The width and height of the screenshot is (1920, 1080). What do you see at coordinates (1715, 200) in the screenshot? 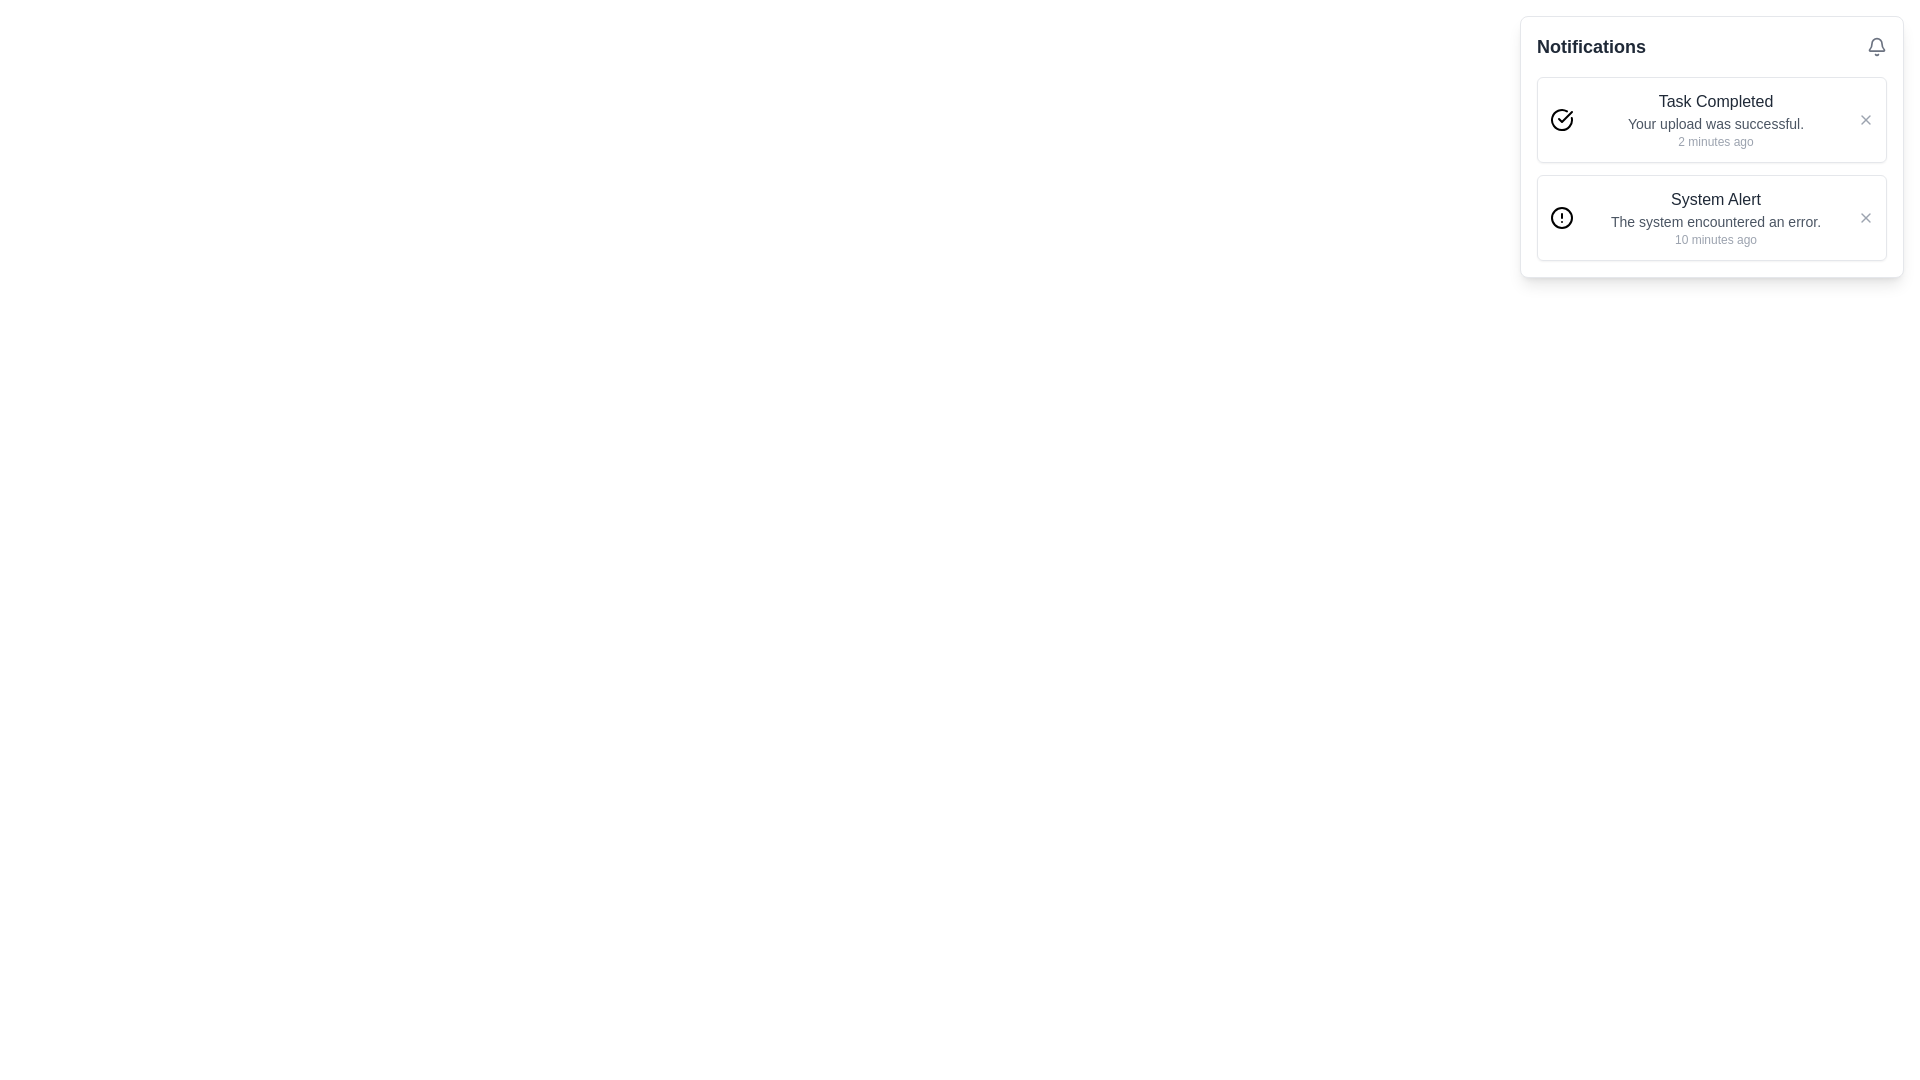
I see `the 'System Alert' text label in bold gray font located in the second notification card of the 'Notifications' dropdown` at bounding box center [1715, 200].